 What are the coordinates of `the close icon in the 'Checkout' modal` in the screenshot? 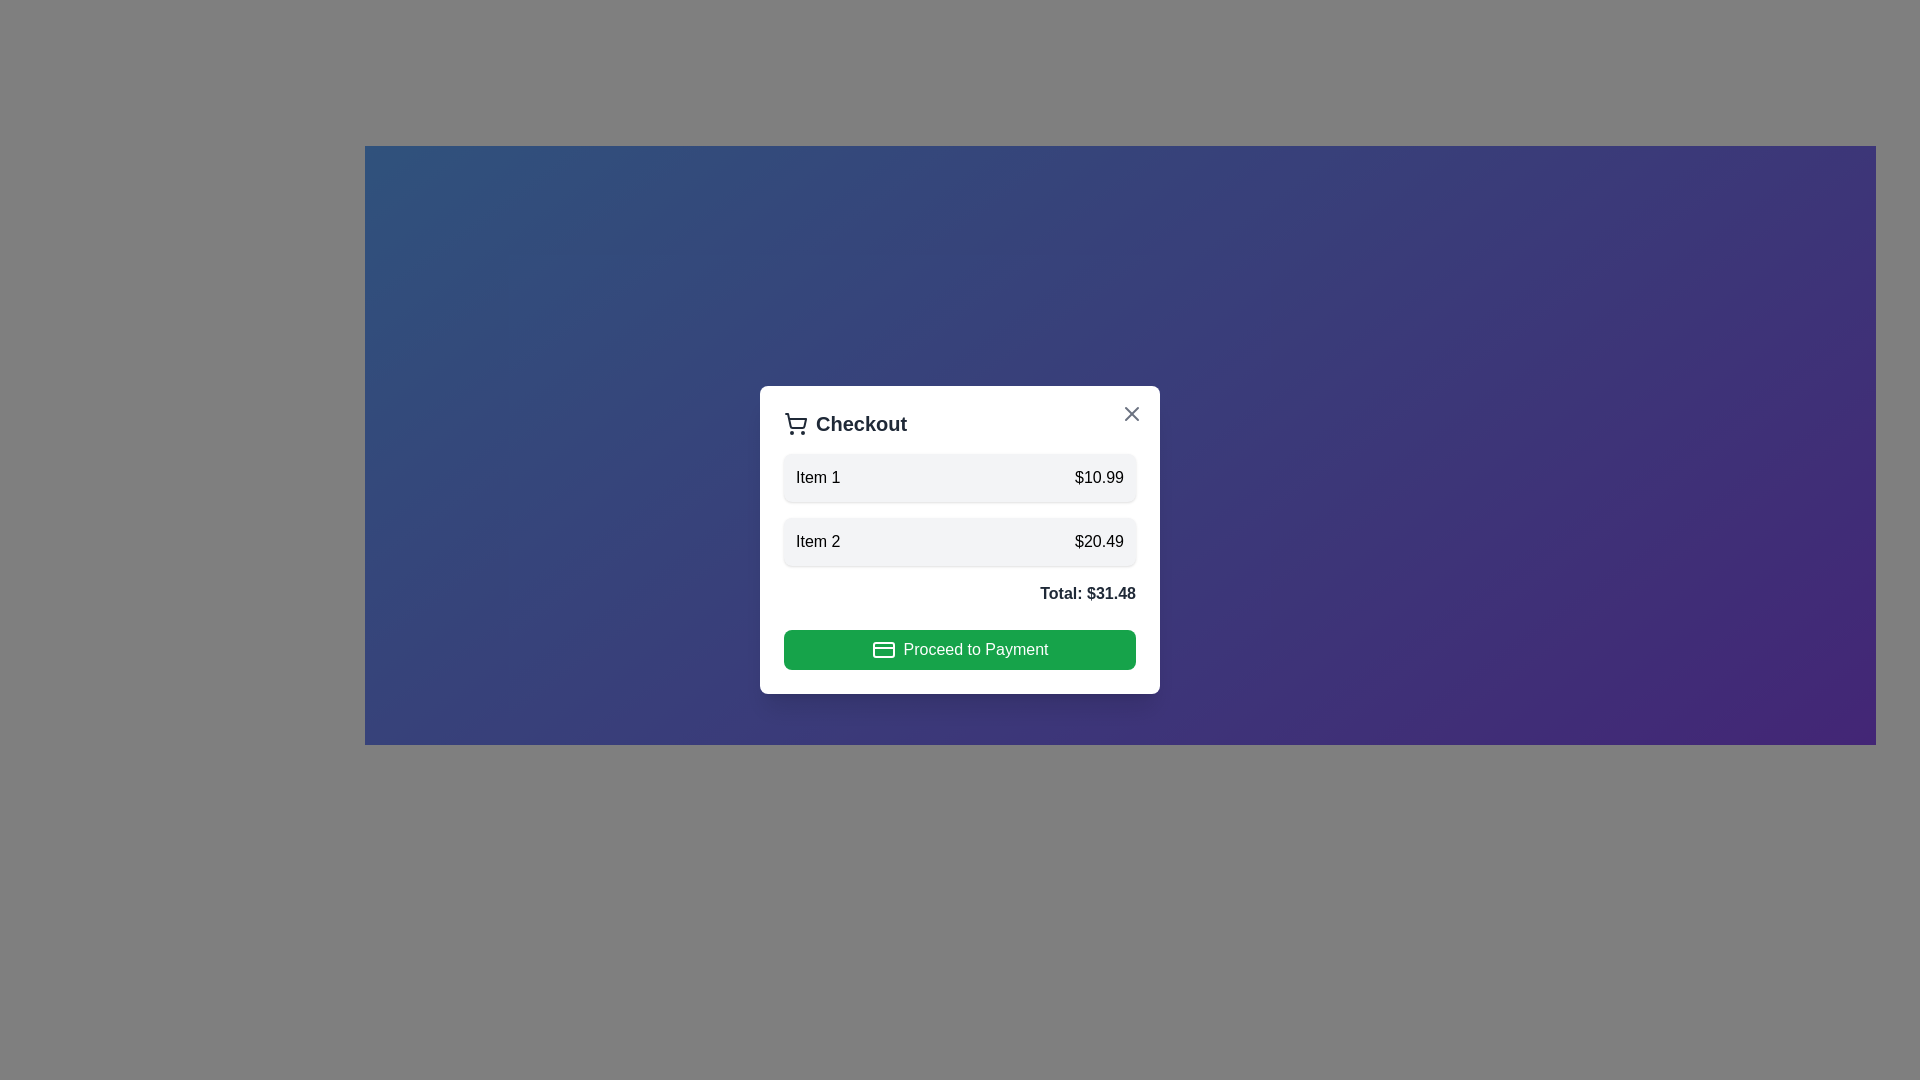 It's located at (1132, 412).